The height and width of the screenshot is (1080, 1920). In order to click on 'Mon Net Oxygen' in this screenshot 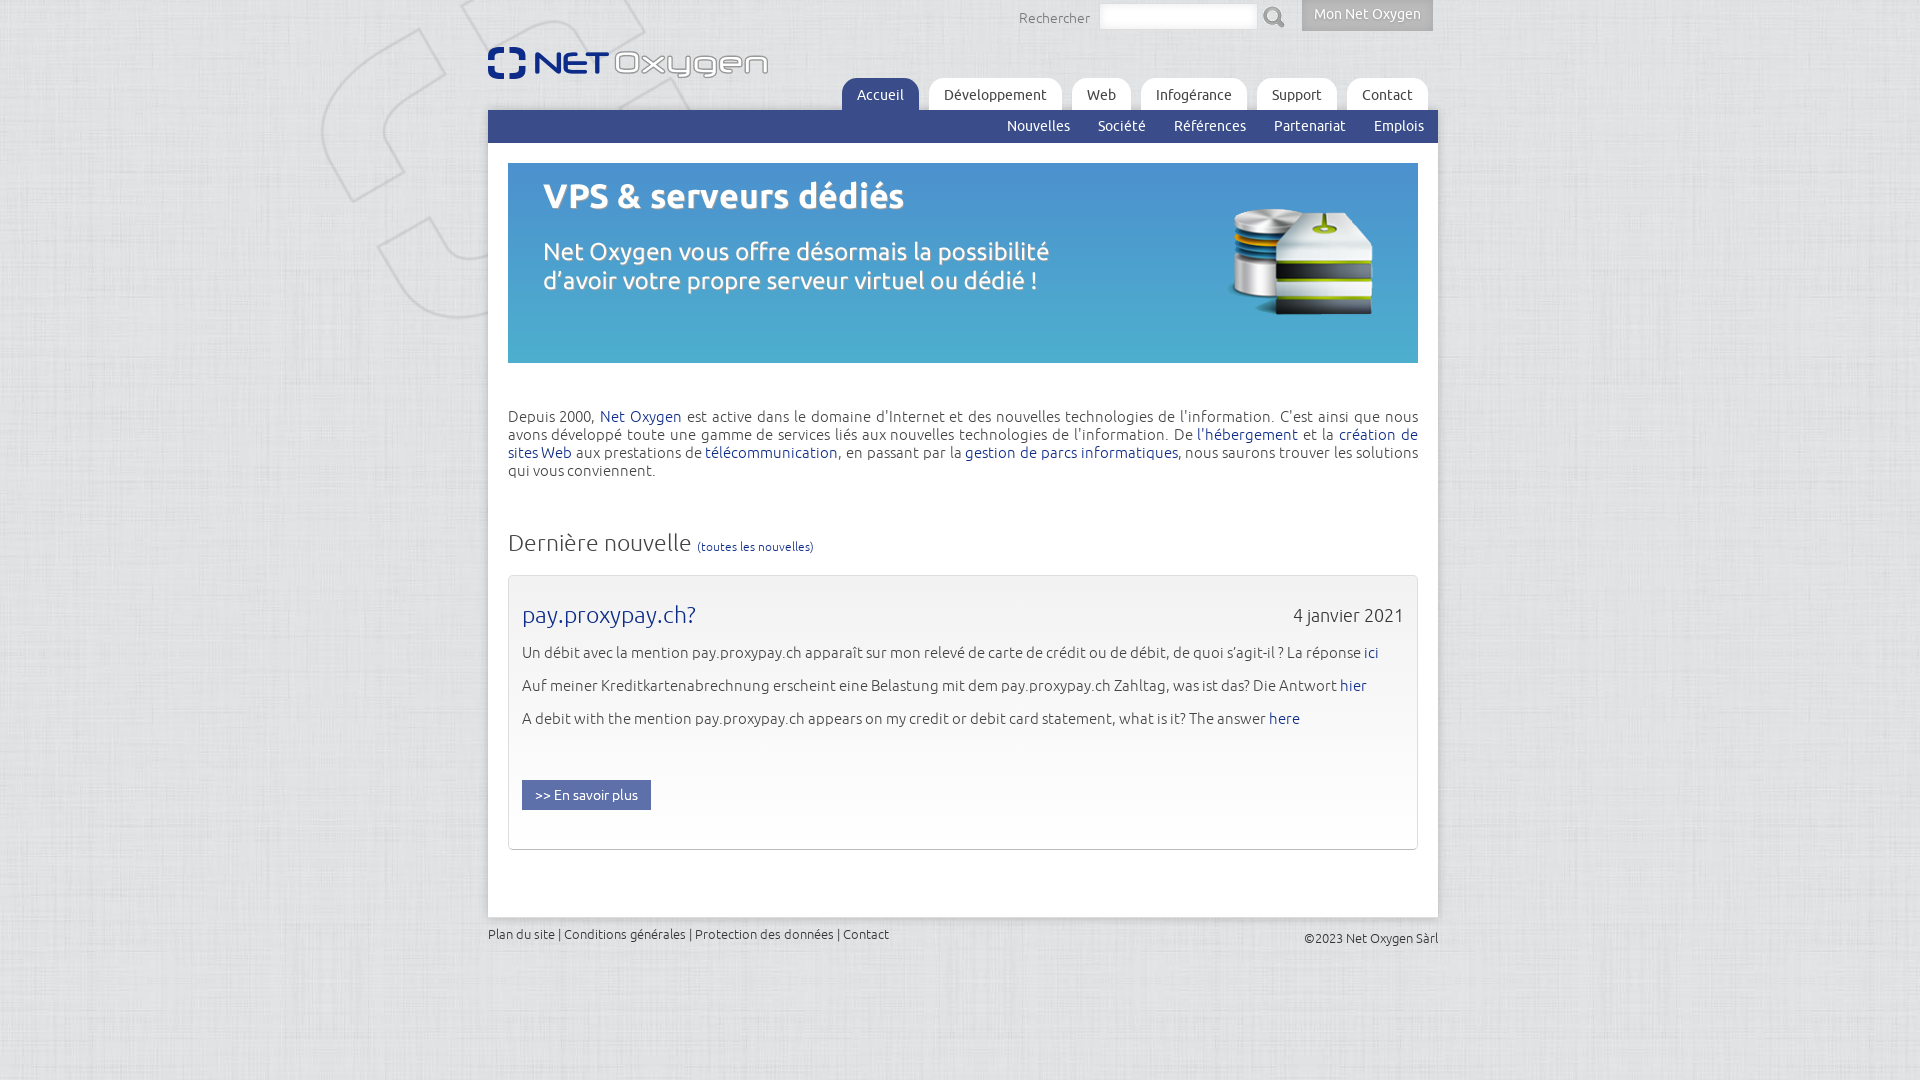, I will do `click(1301, 15)`.